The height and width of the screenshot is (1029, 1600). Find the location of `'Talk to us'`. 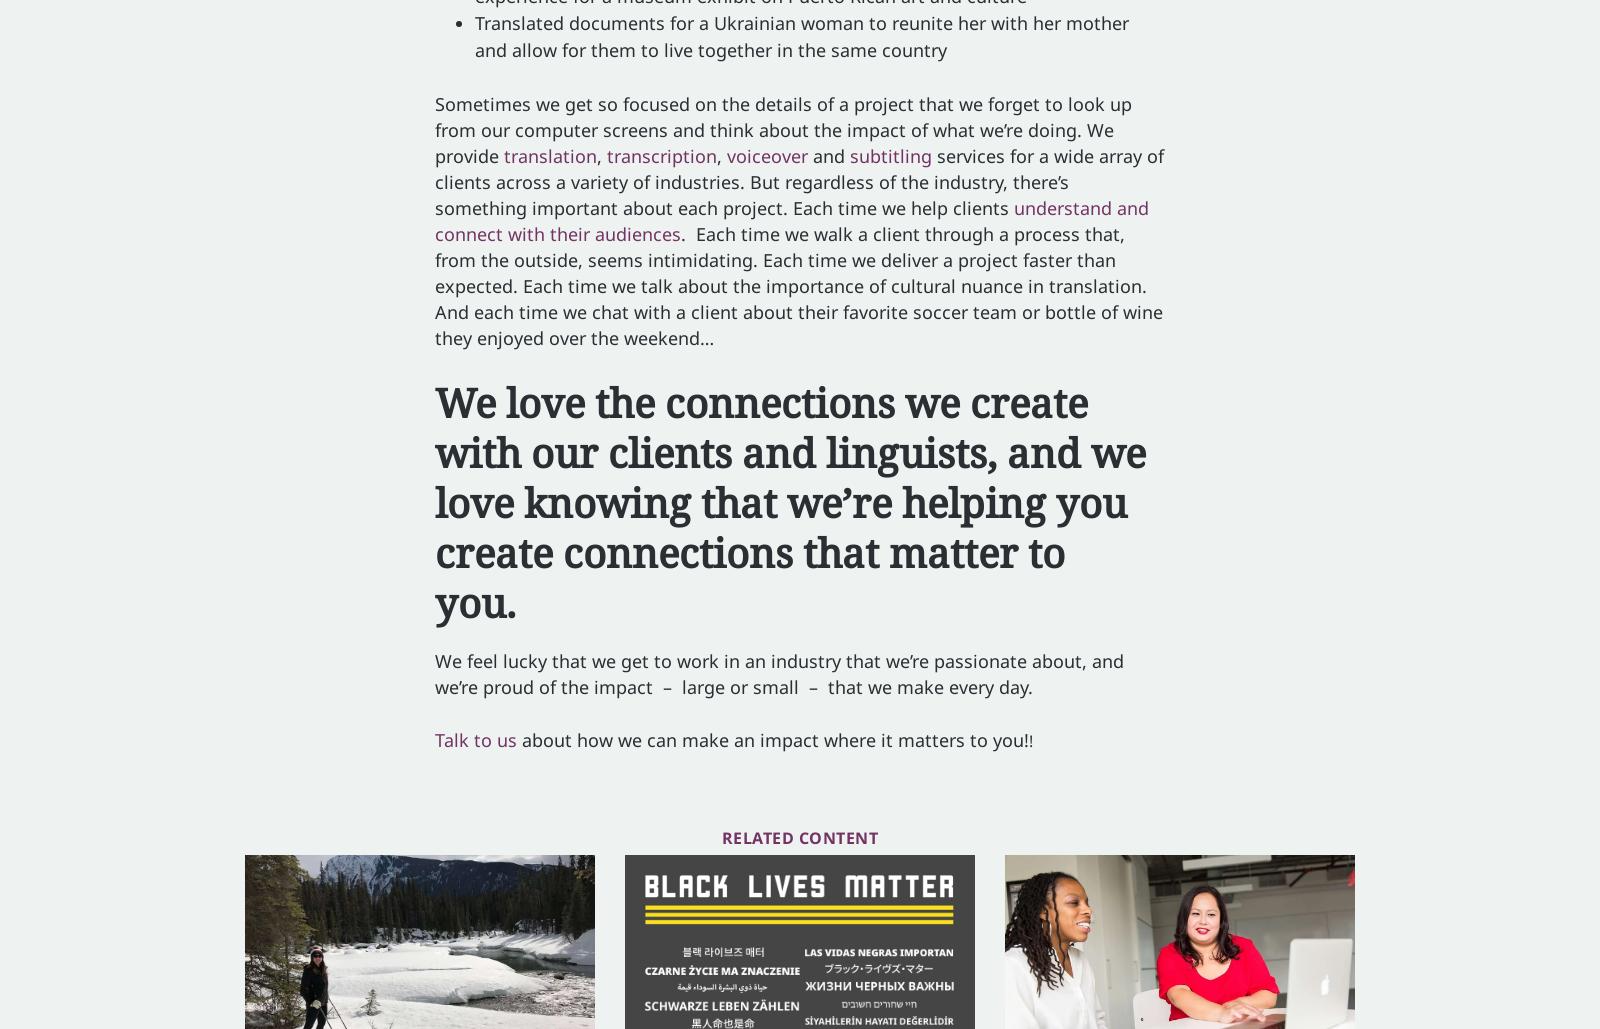

'Talk to us' is located at coordinates (475, 739).